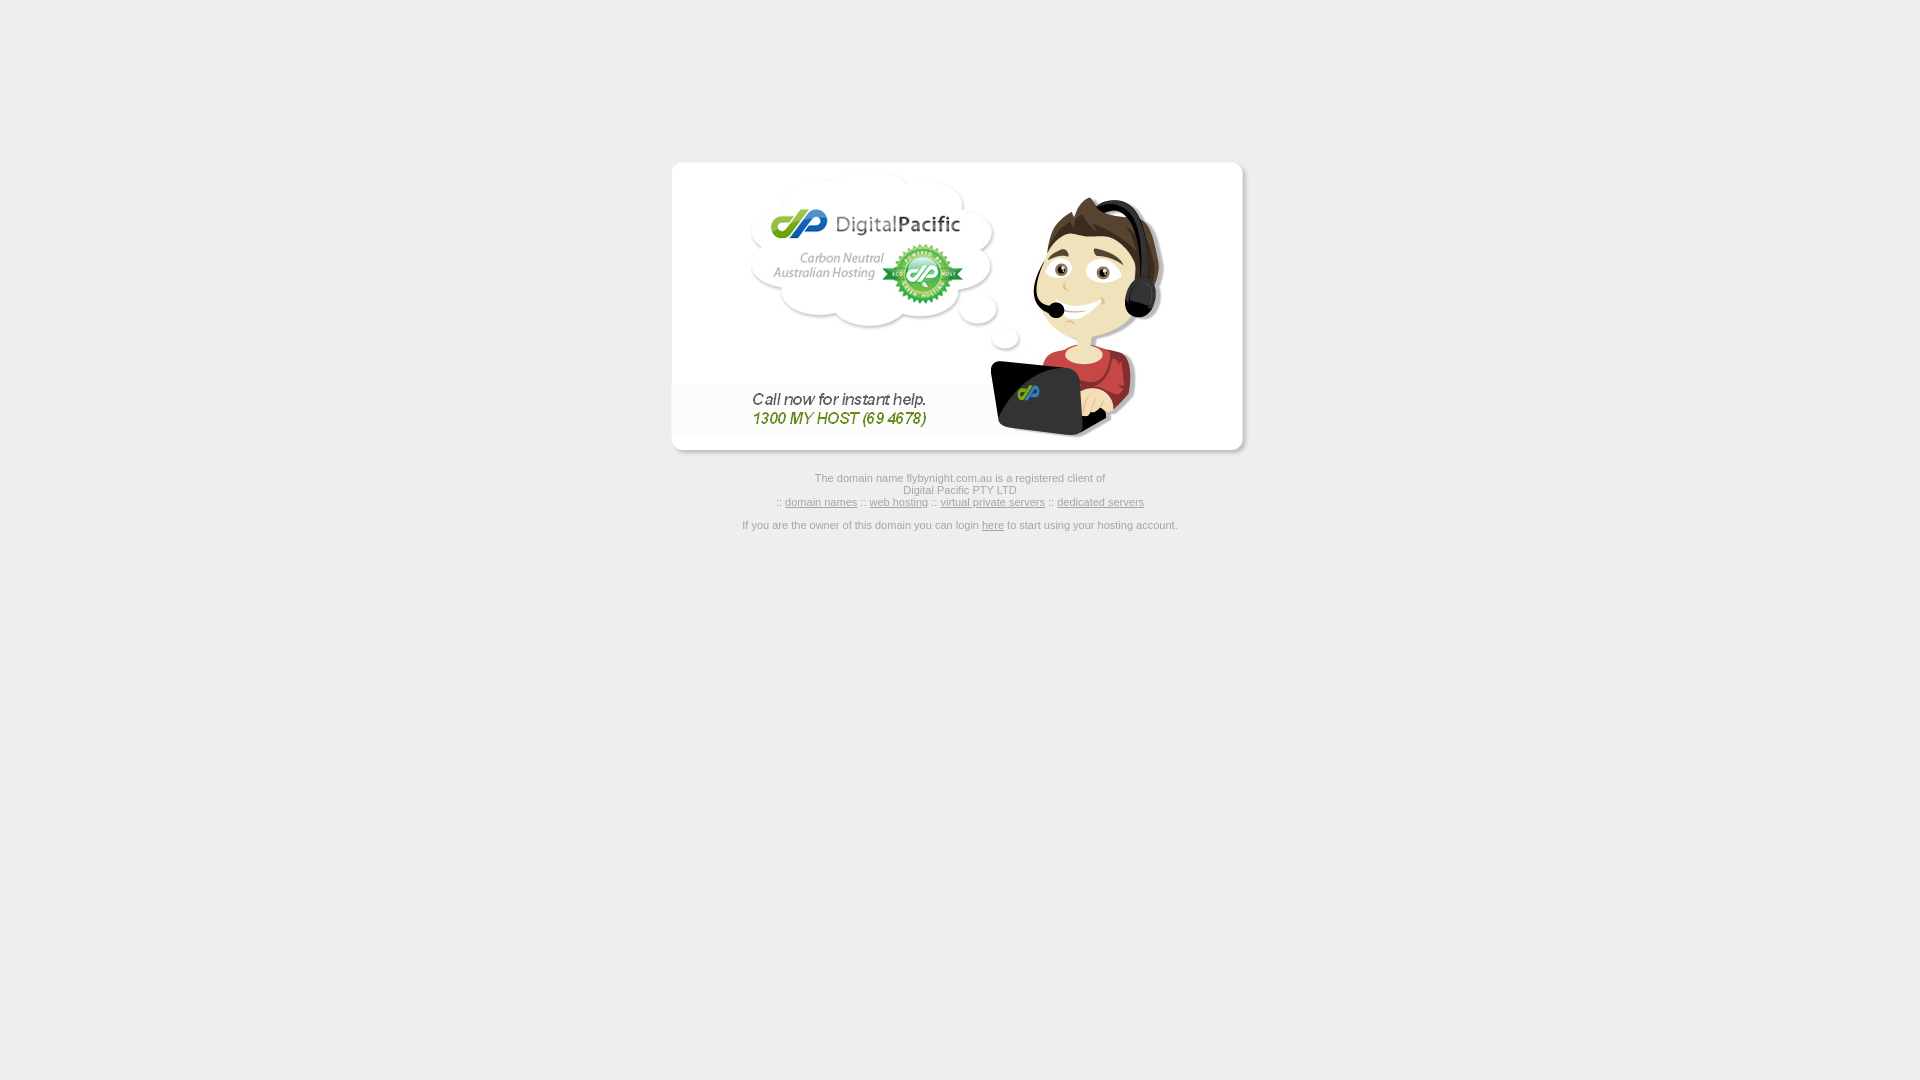 The width and height of the screenshot is (1920, 1080). What do you see at coordinates (992, 500) in the screenshot?
I see `'virtual private servers'` at bounding box center [992, 500].